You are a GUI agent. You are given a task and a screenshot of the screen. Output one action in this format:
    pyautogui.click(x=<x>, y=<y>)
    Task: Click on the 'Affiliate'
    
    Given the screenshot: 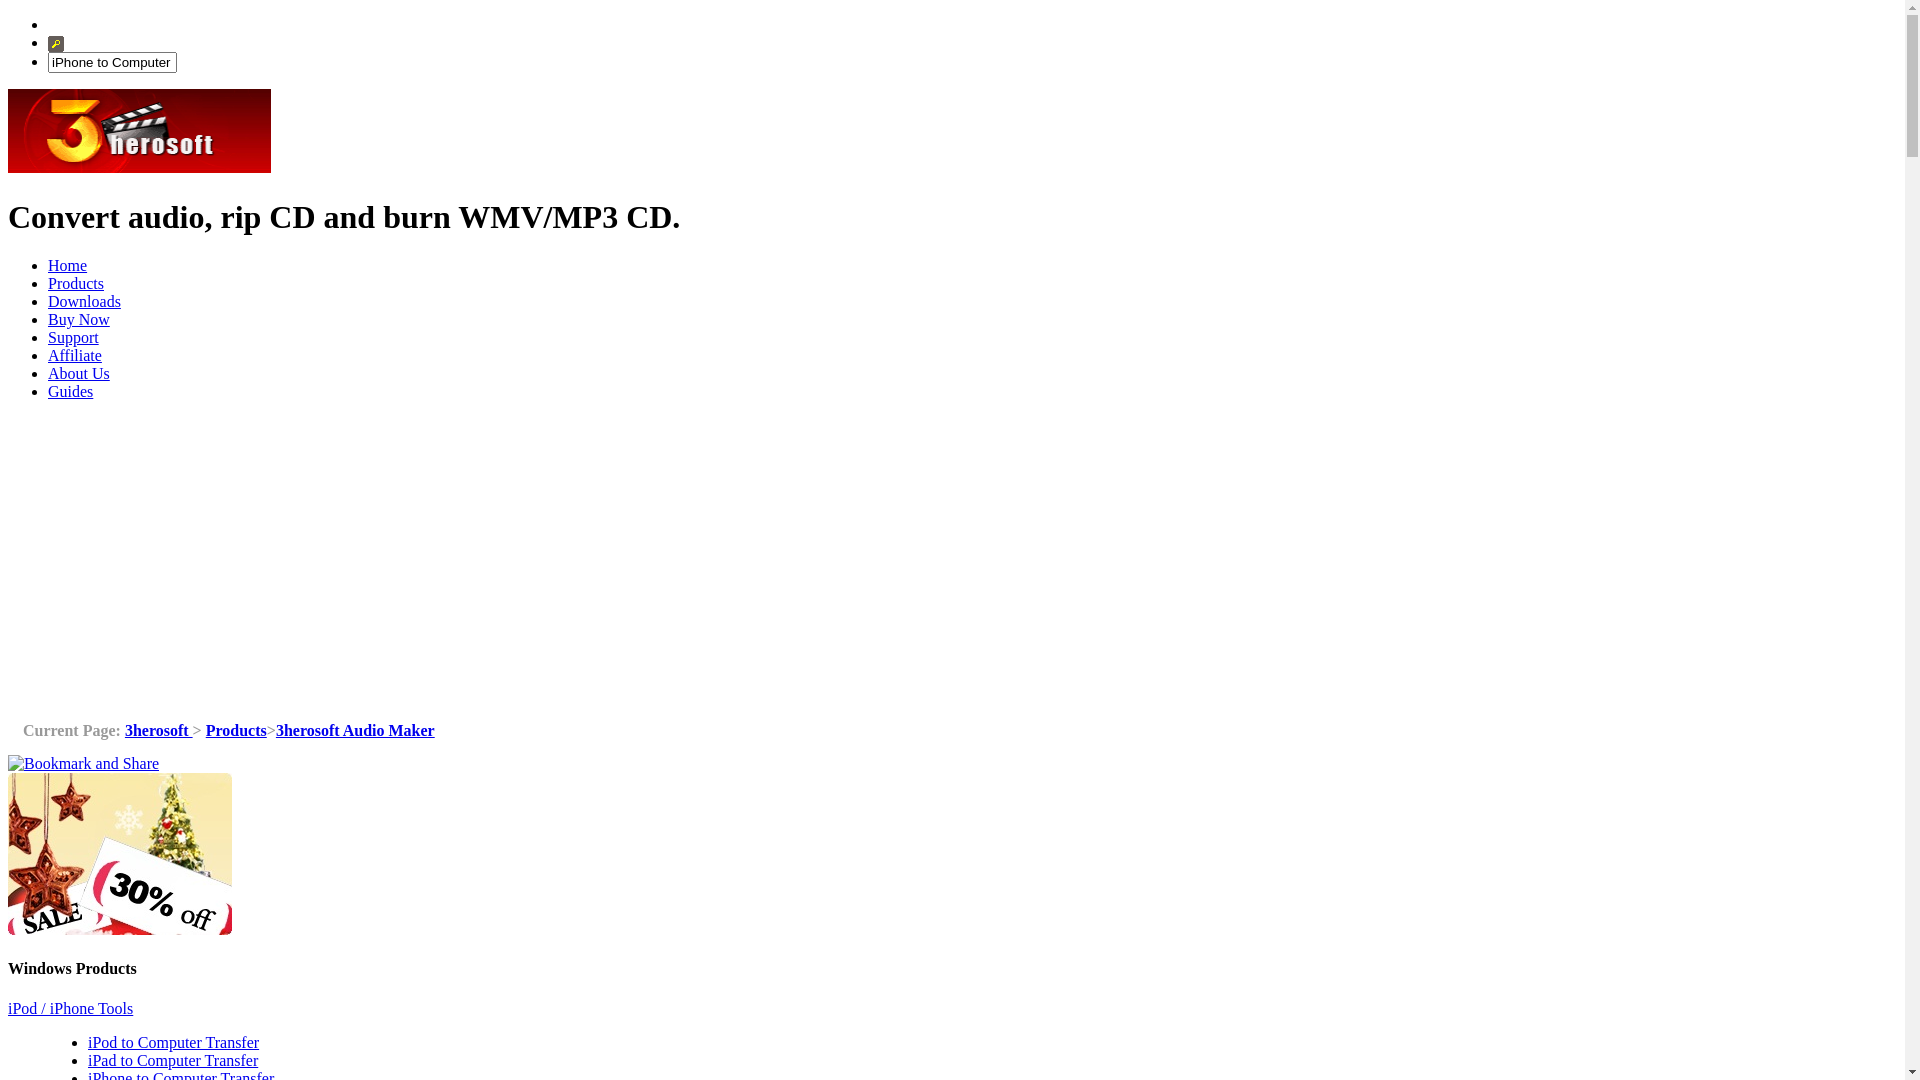 What is the action you would take?
    pyautogui.click(x=75, y=354)
    